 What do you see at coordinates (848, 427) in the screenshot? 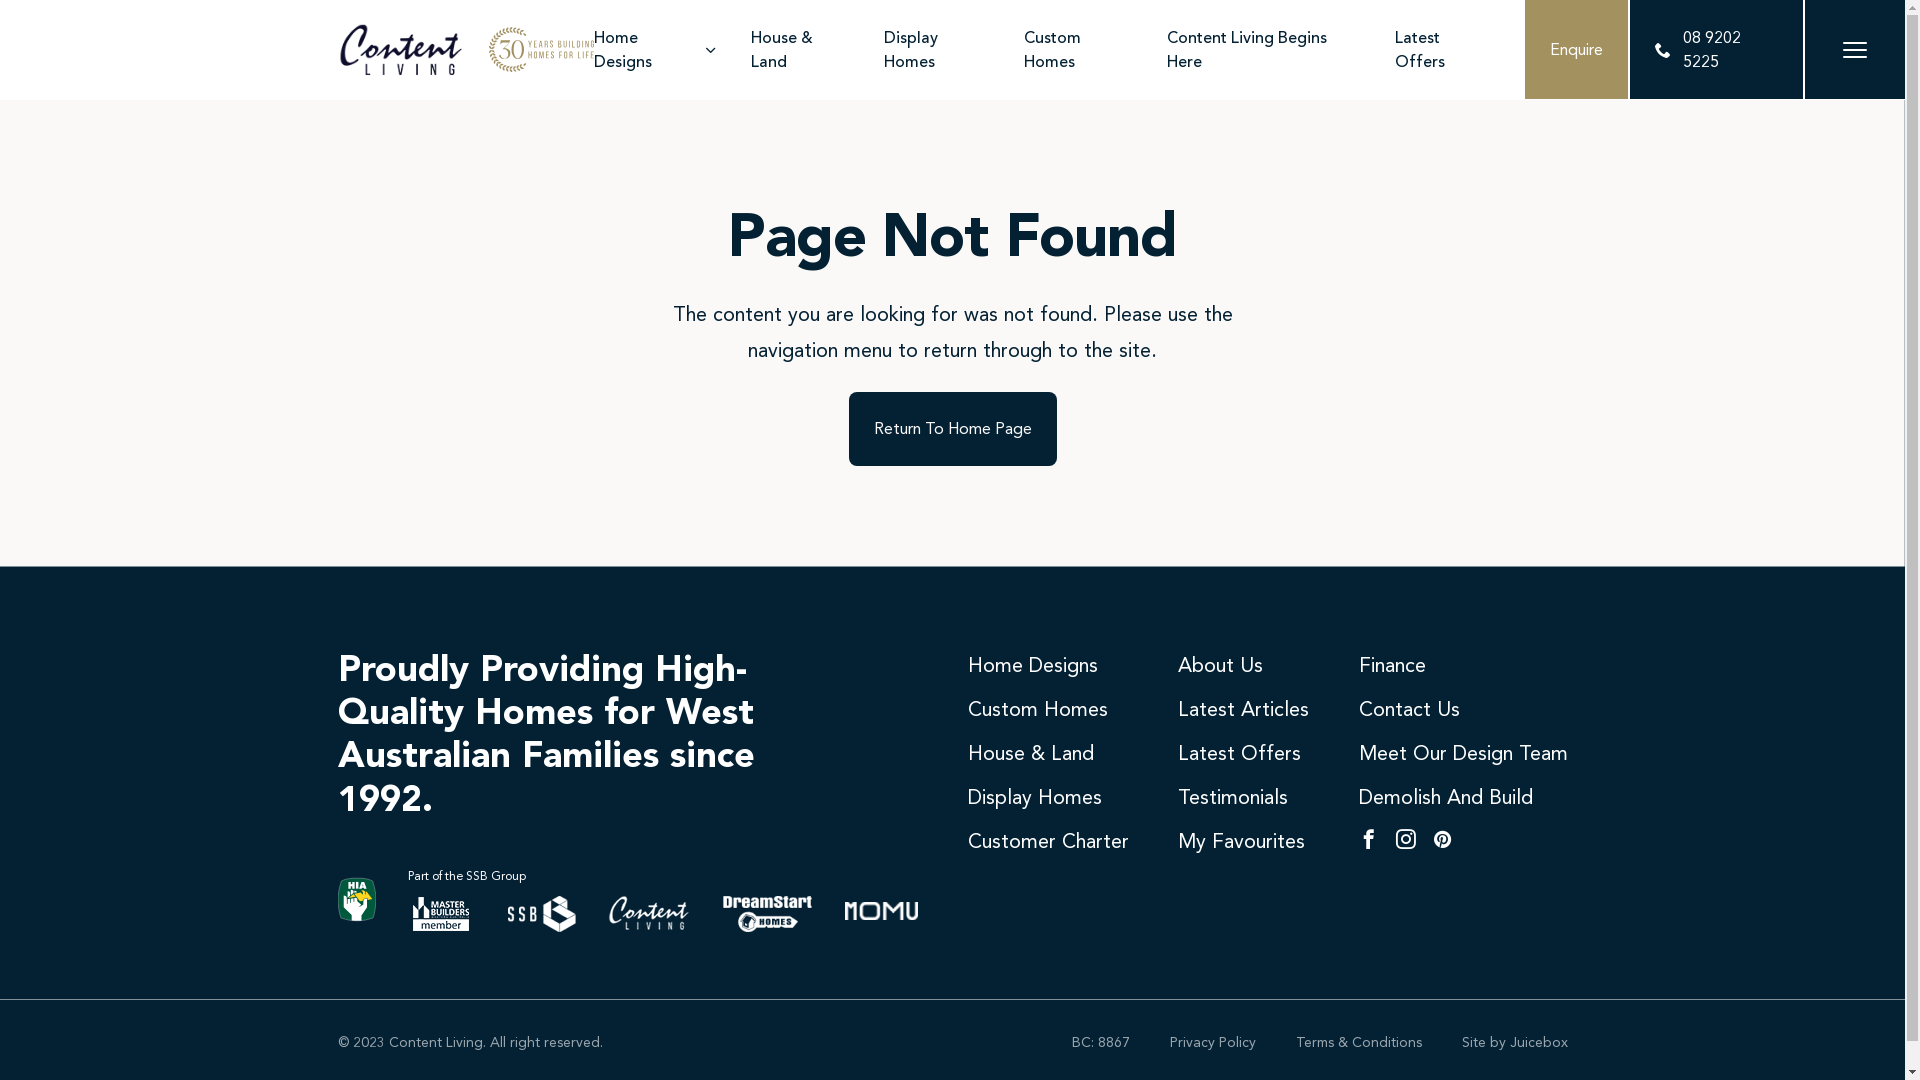
I see `'Return To Home Page'` at bounding box center [848, 427].